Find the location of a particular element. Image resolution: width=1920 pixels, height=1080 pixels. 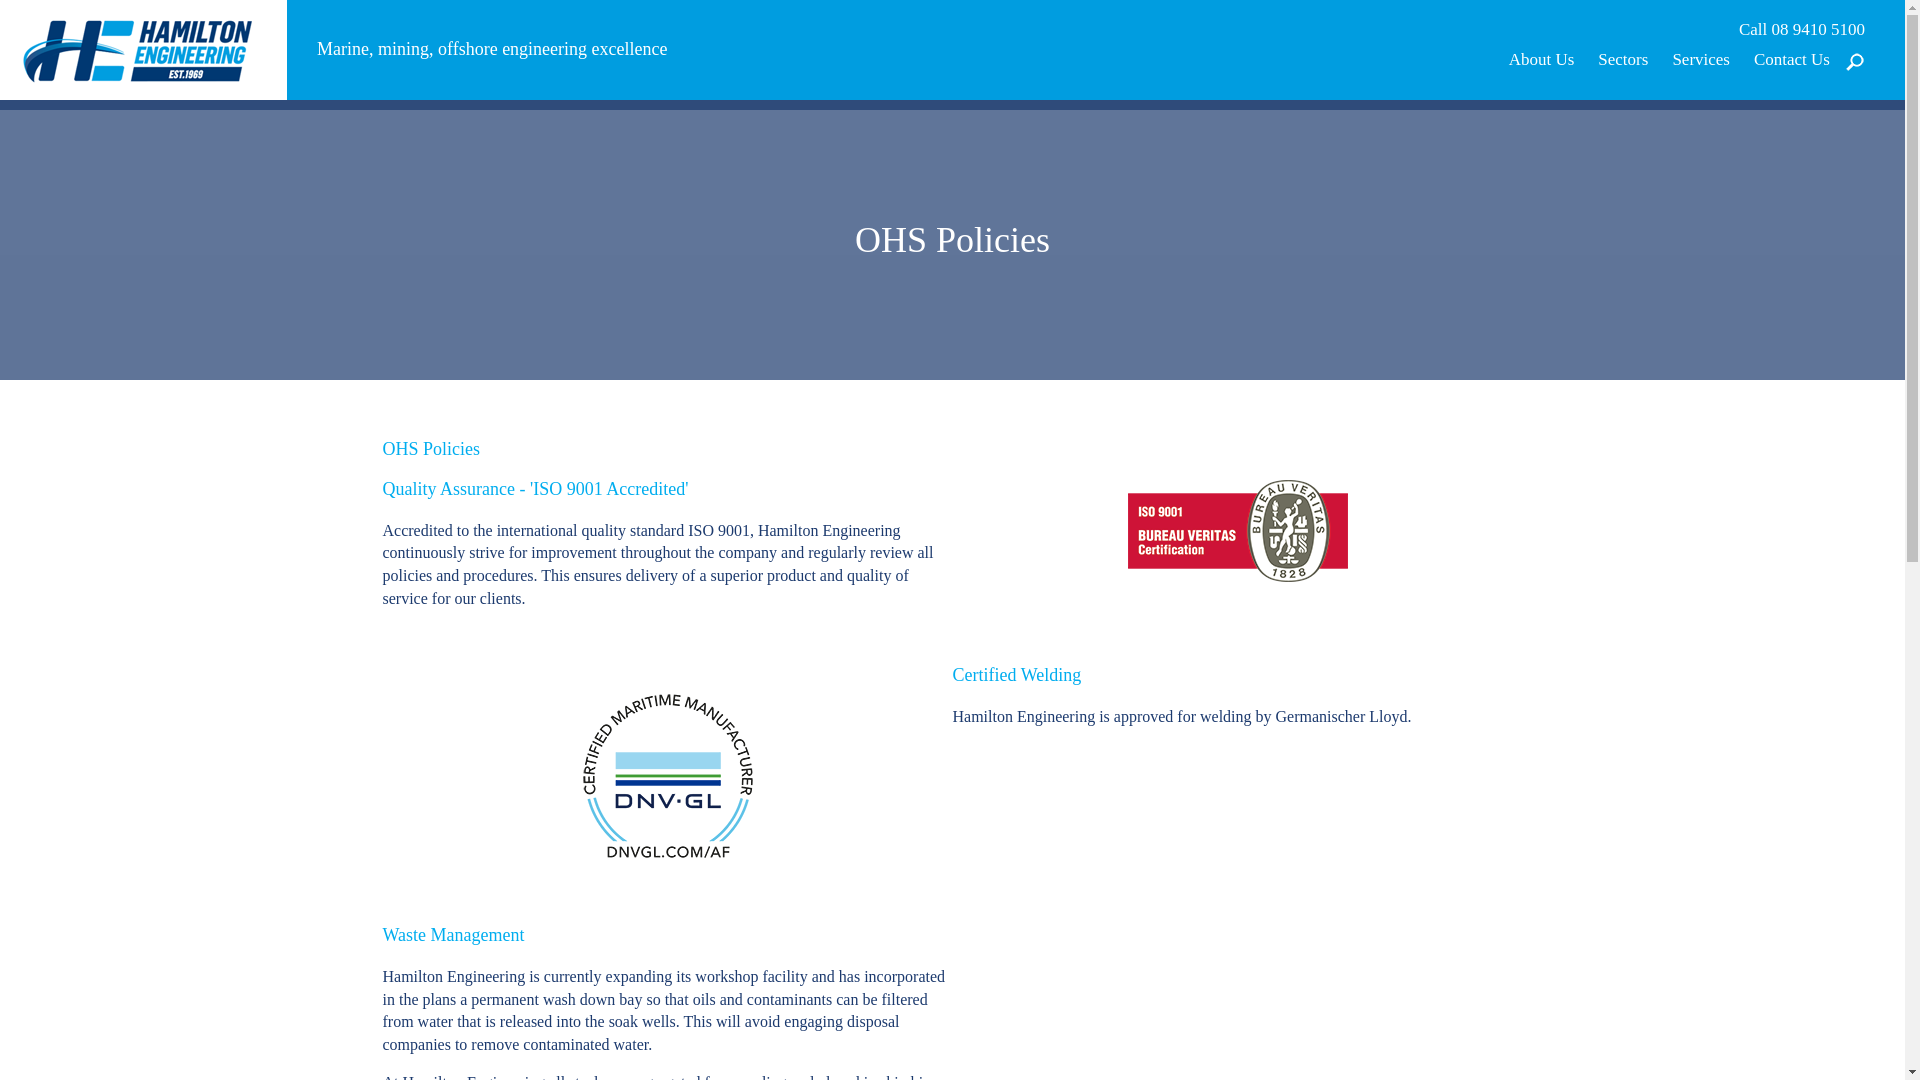

'About Us' is located at coordinates (1540, 58).